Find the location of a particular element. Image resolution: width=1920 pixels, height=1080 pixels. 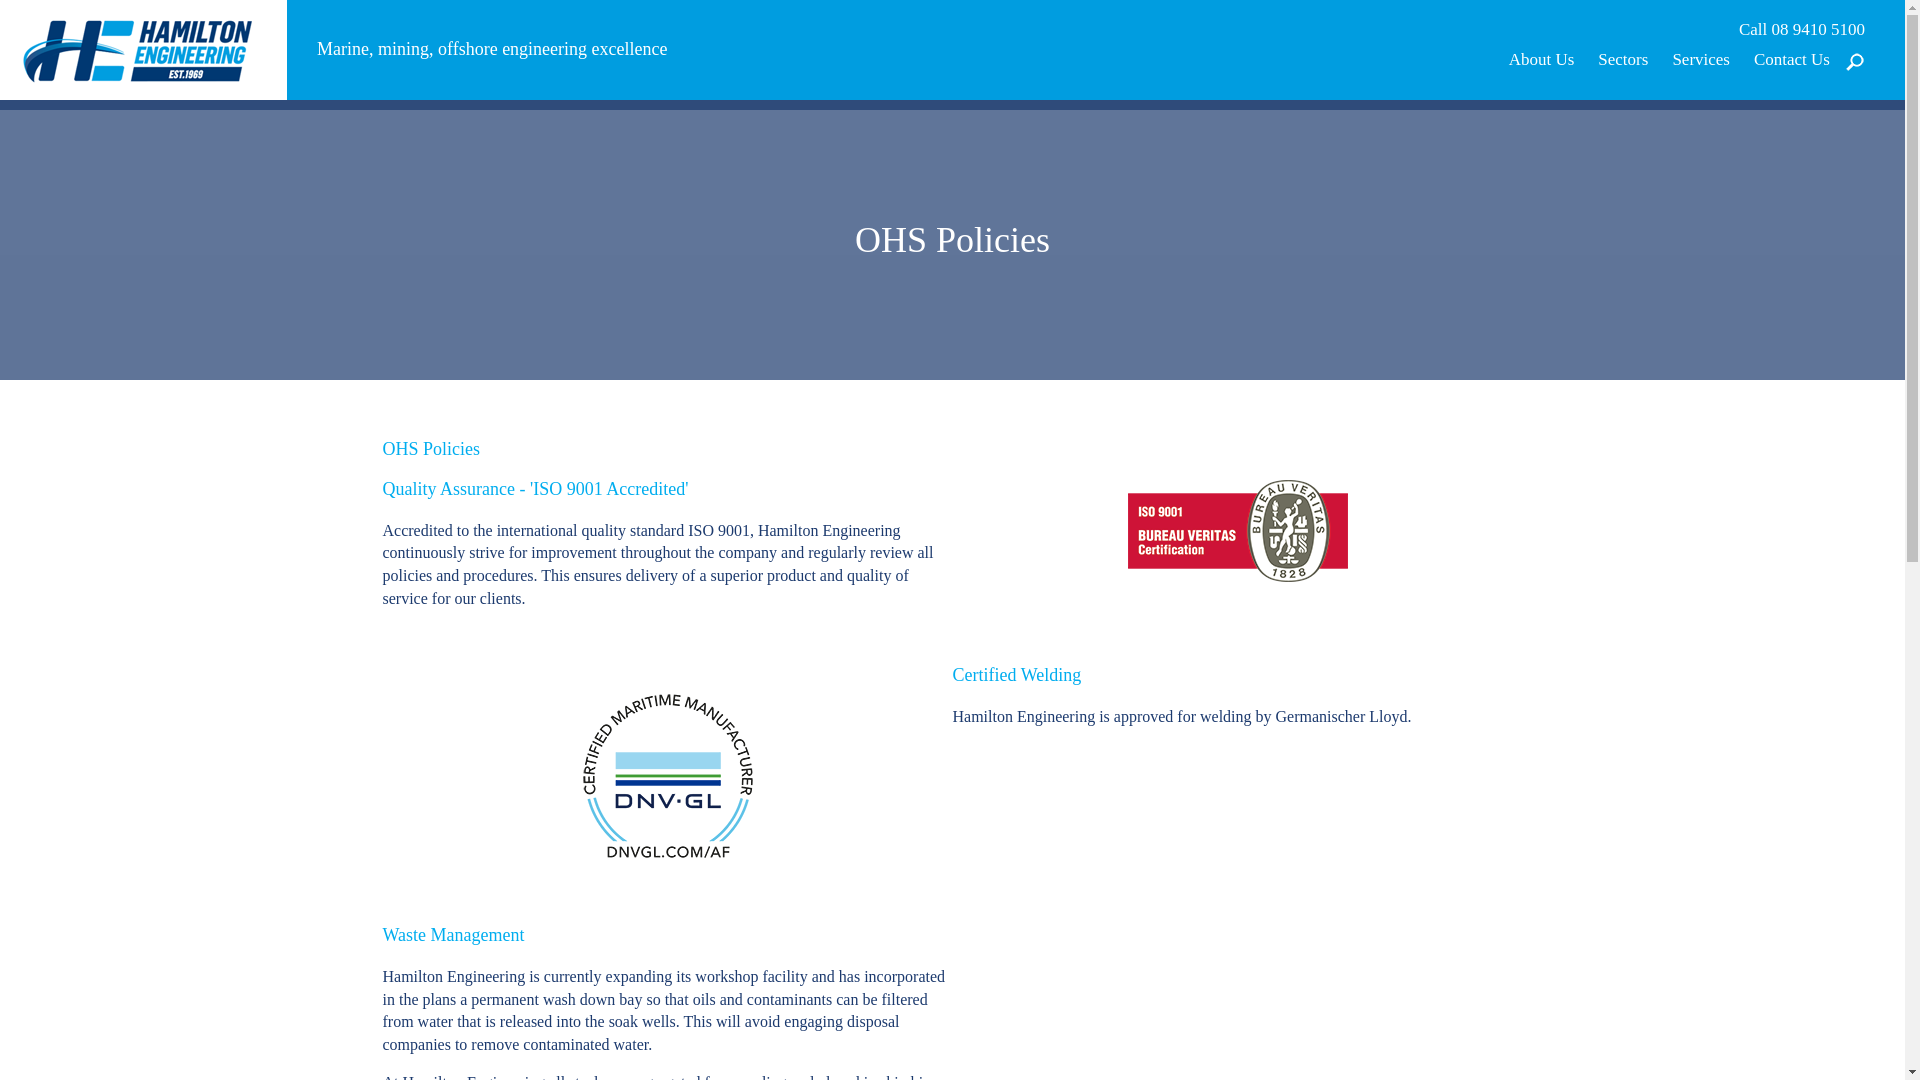

'About Us' is located at coordinates (1540, 58).